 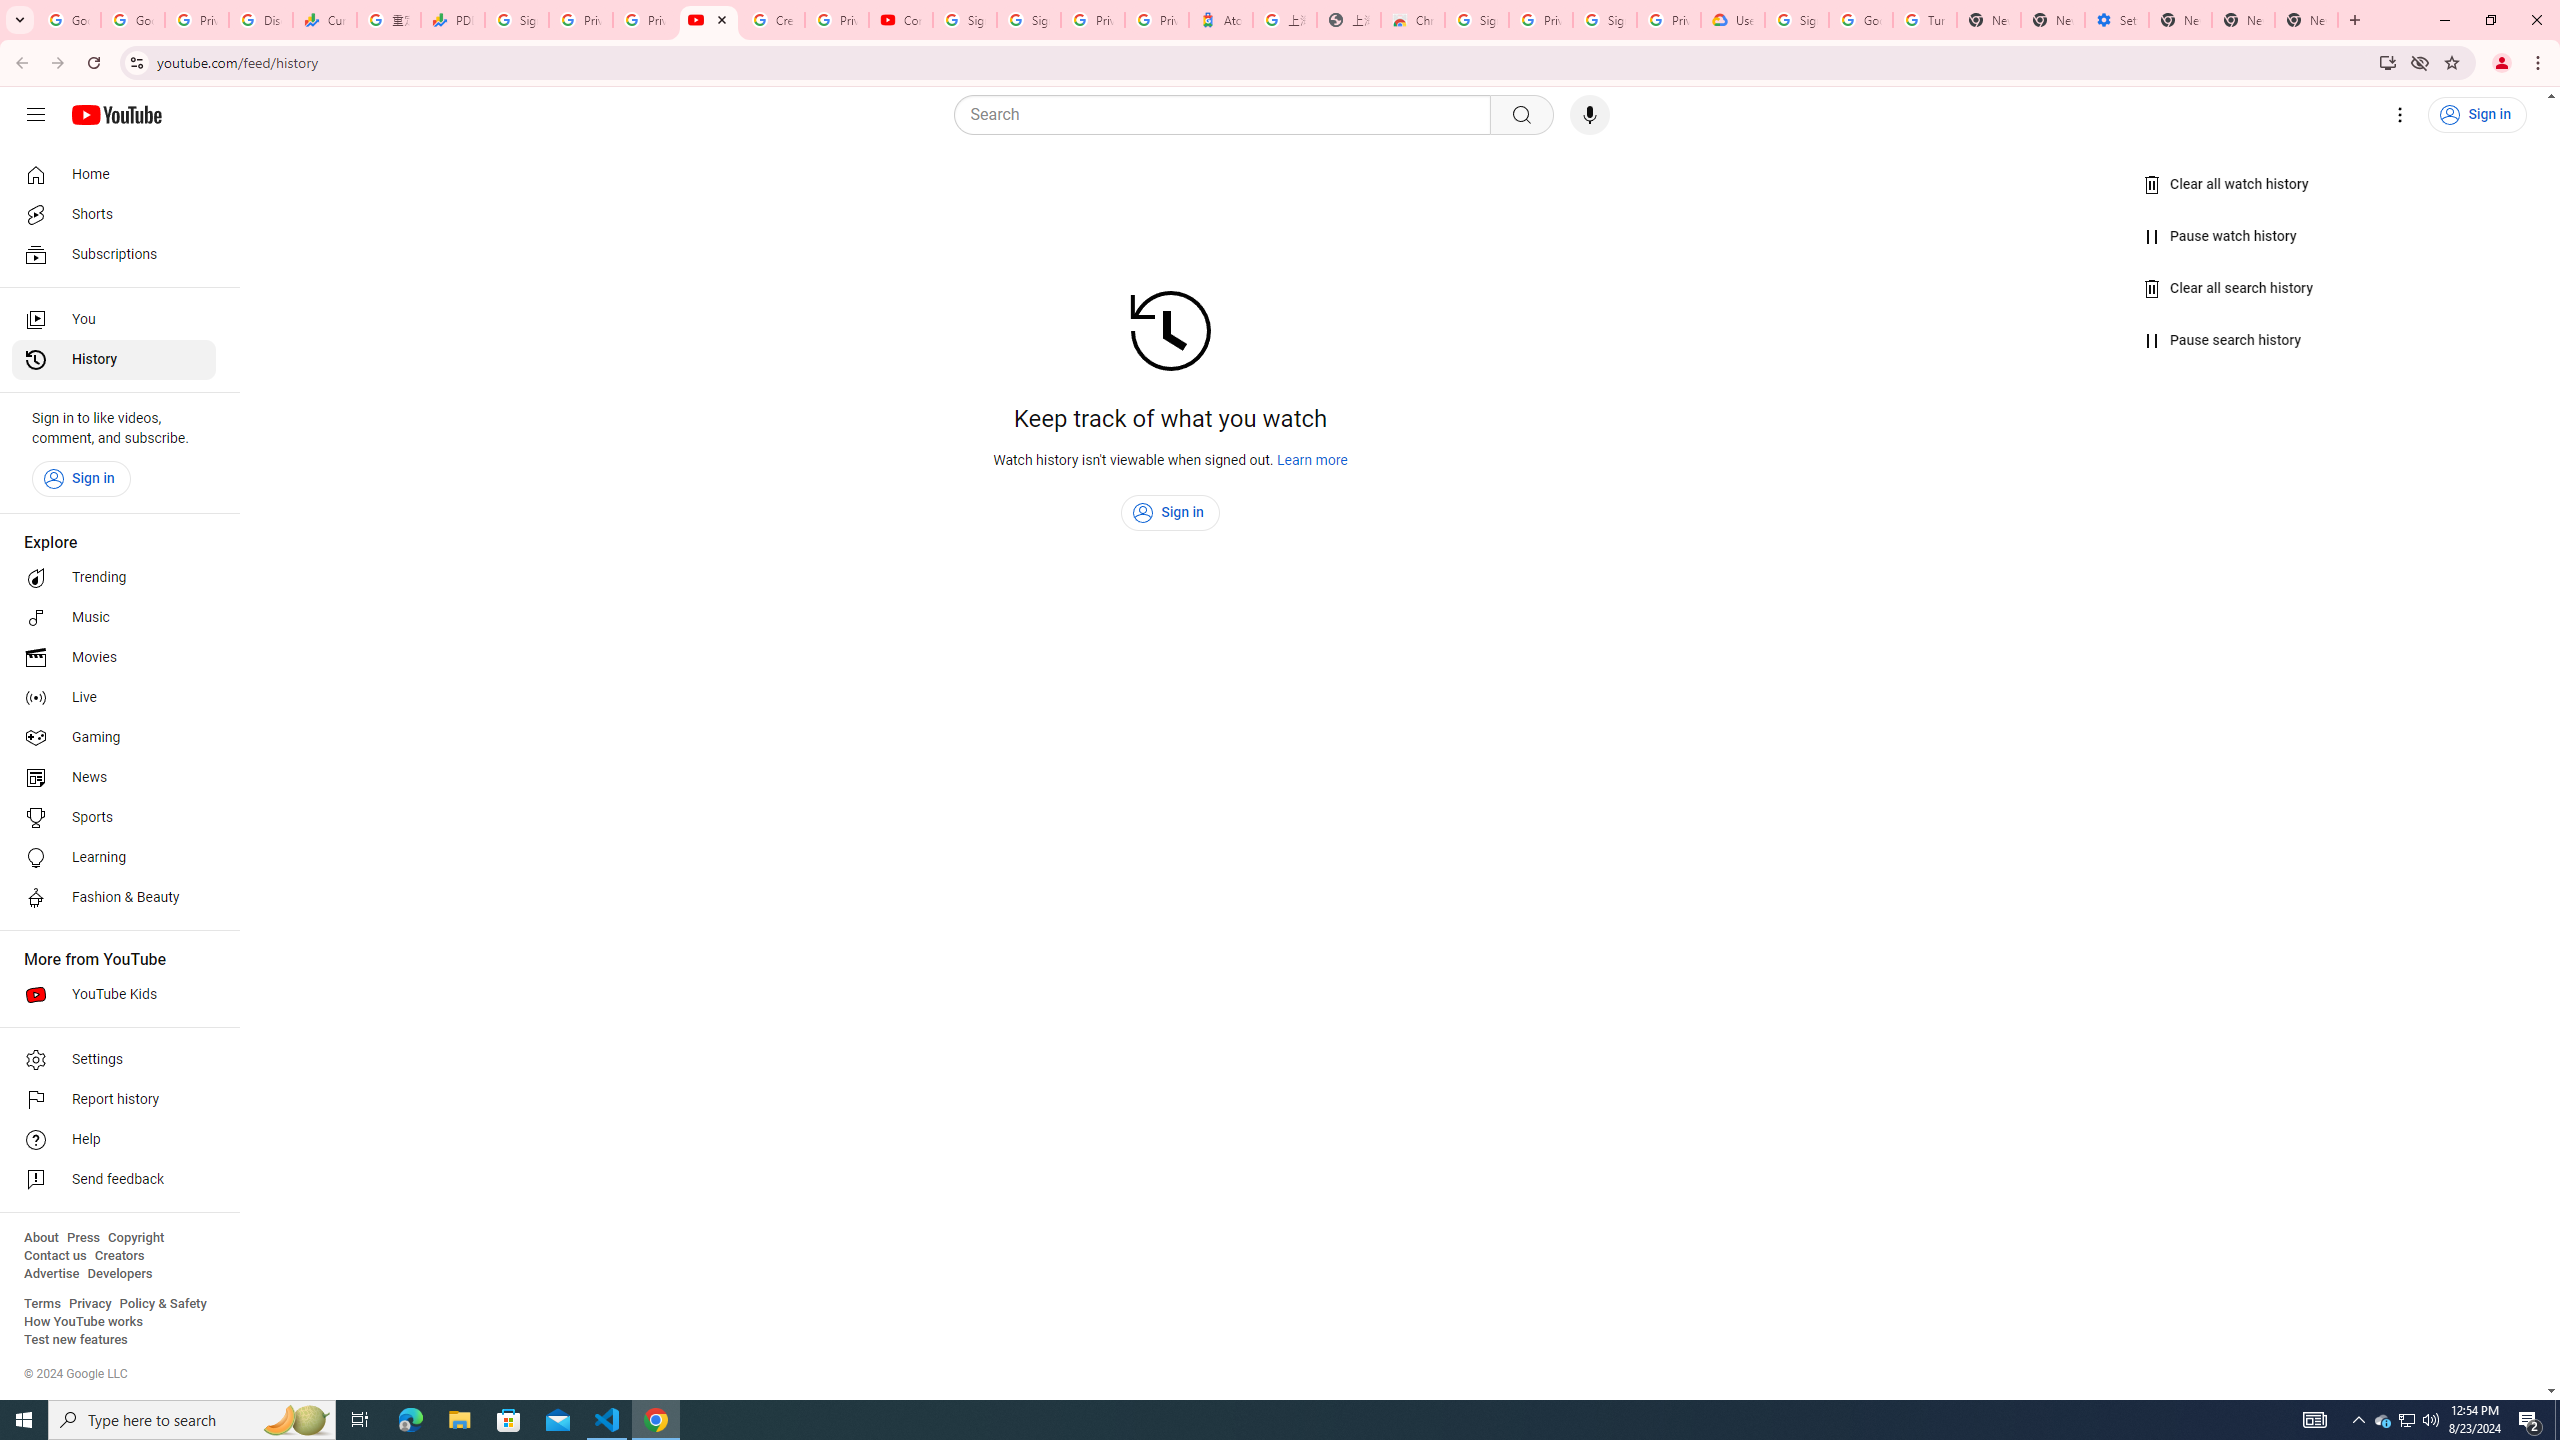 I want to click on 'Install YouTube', so click(x=2388, y=61).